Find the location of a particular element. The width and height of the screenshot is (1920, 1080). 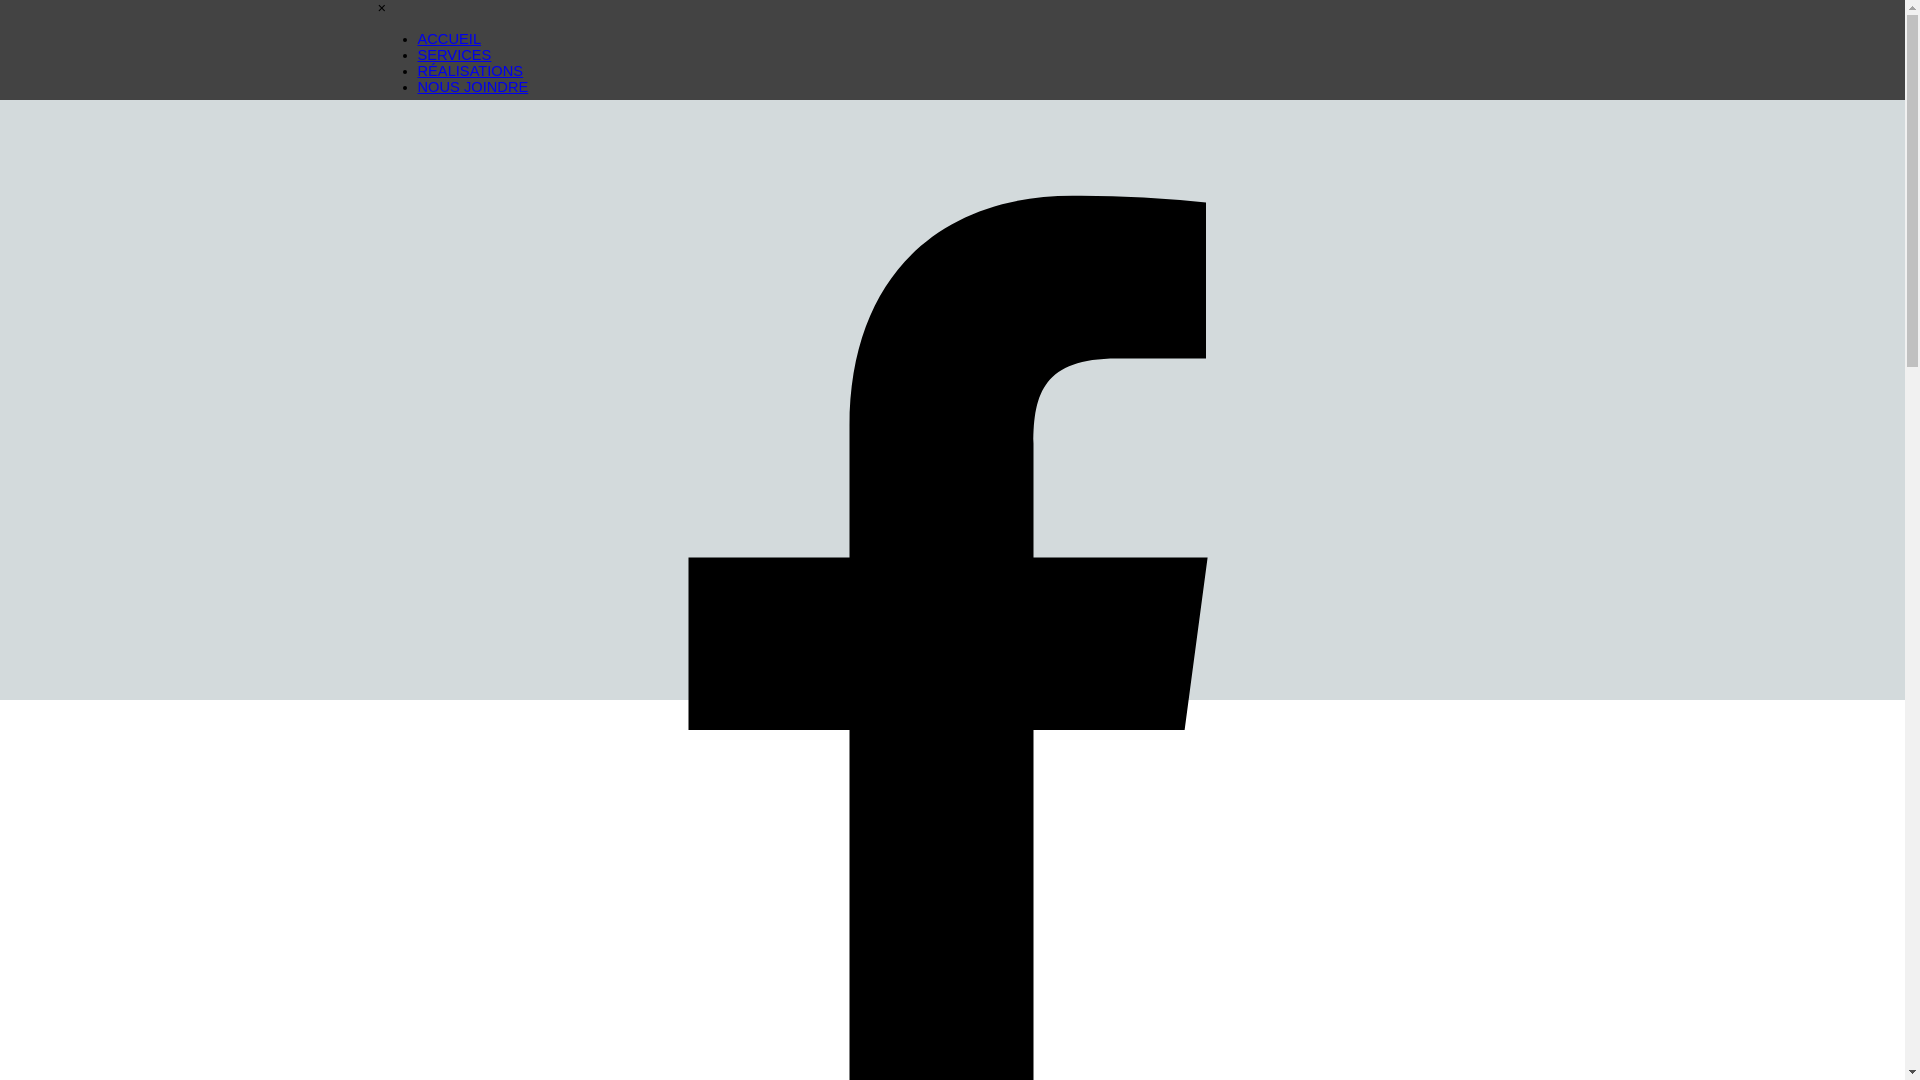

'NOUS JOINDRE' is located at coordinates (472, 86).